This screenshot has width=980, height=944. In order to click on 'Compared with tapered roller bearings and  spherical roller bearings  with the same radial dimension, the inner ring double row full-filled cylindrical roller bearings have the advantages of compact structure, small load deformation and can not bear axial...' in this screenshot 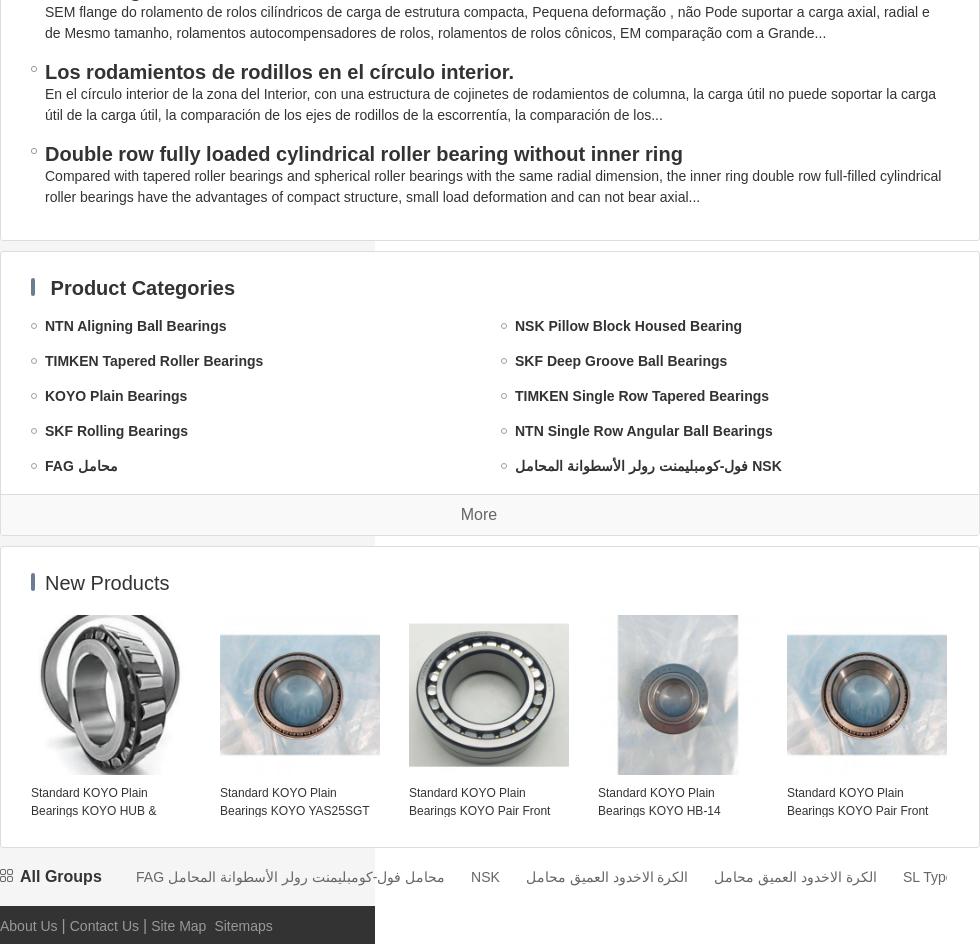, I will do `click(493, 185)`.